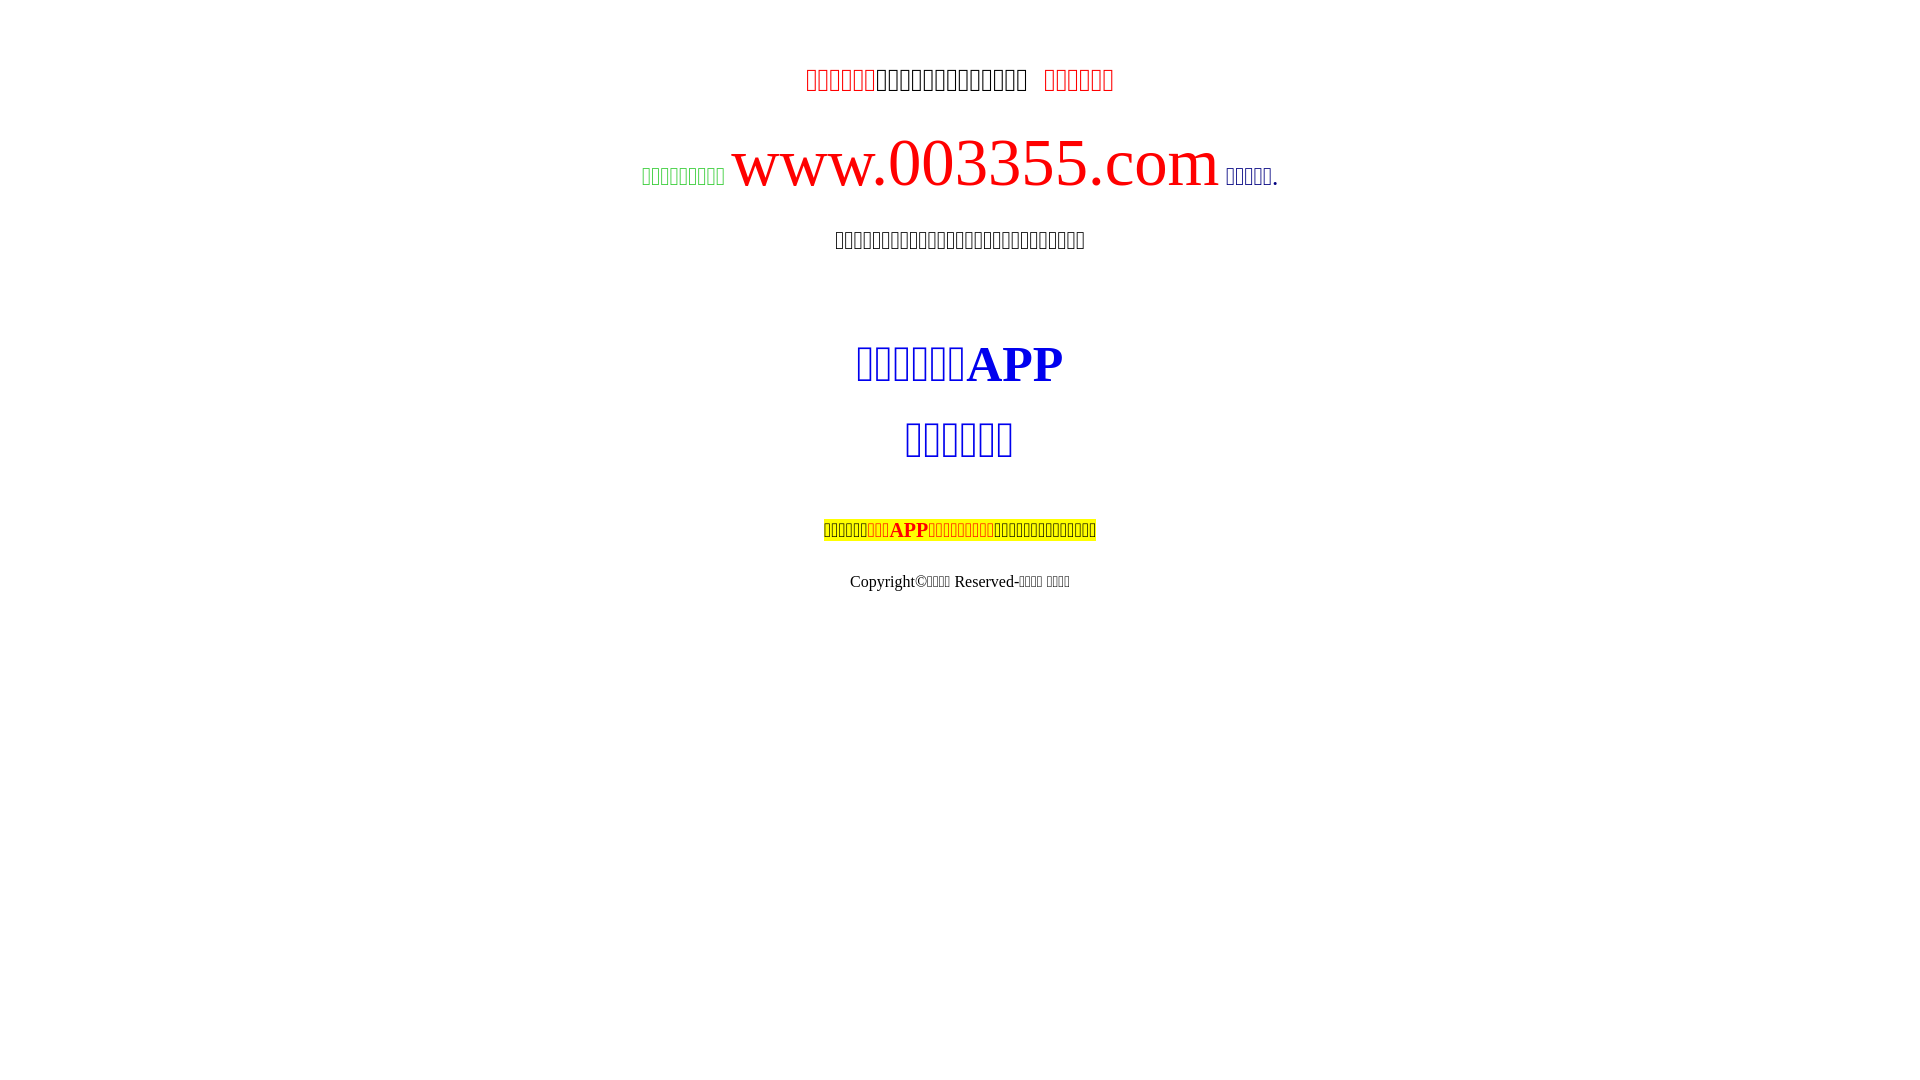 This screenshot has width=1920, height=1080. I want to click on 'www.003355.com', so click(974, 161).